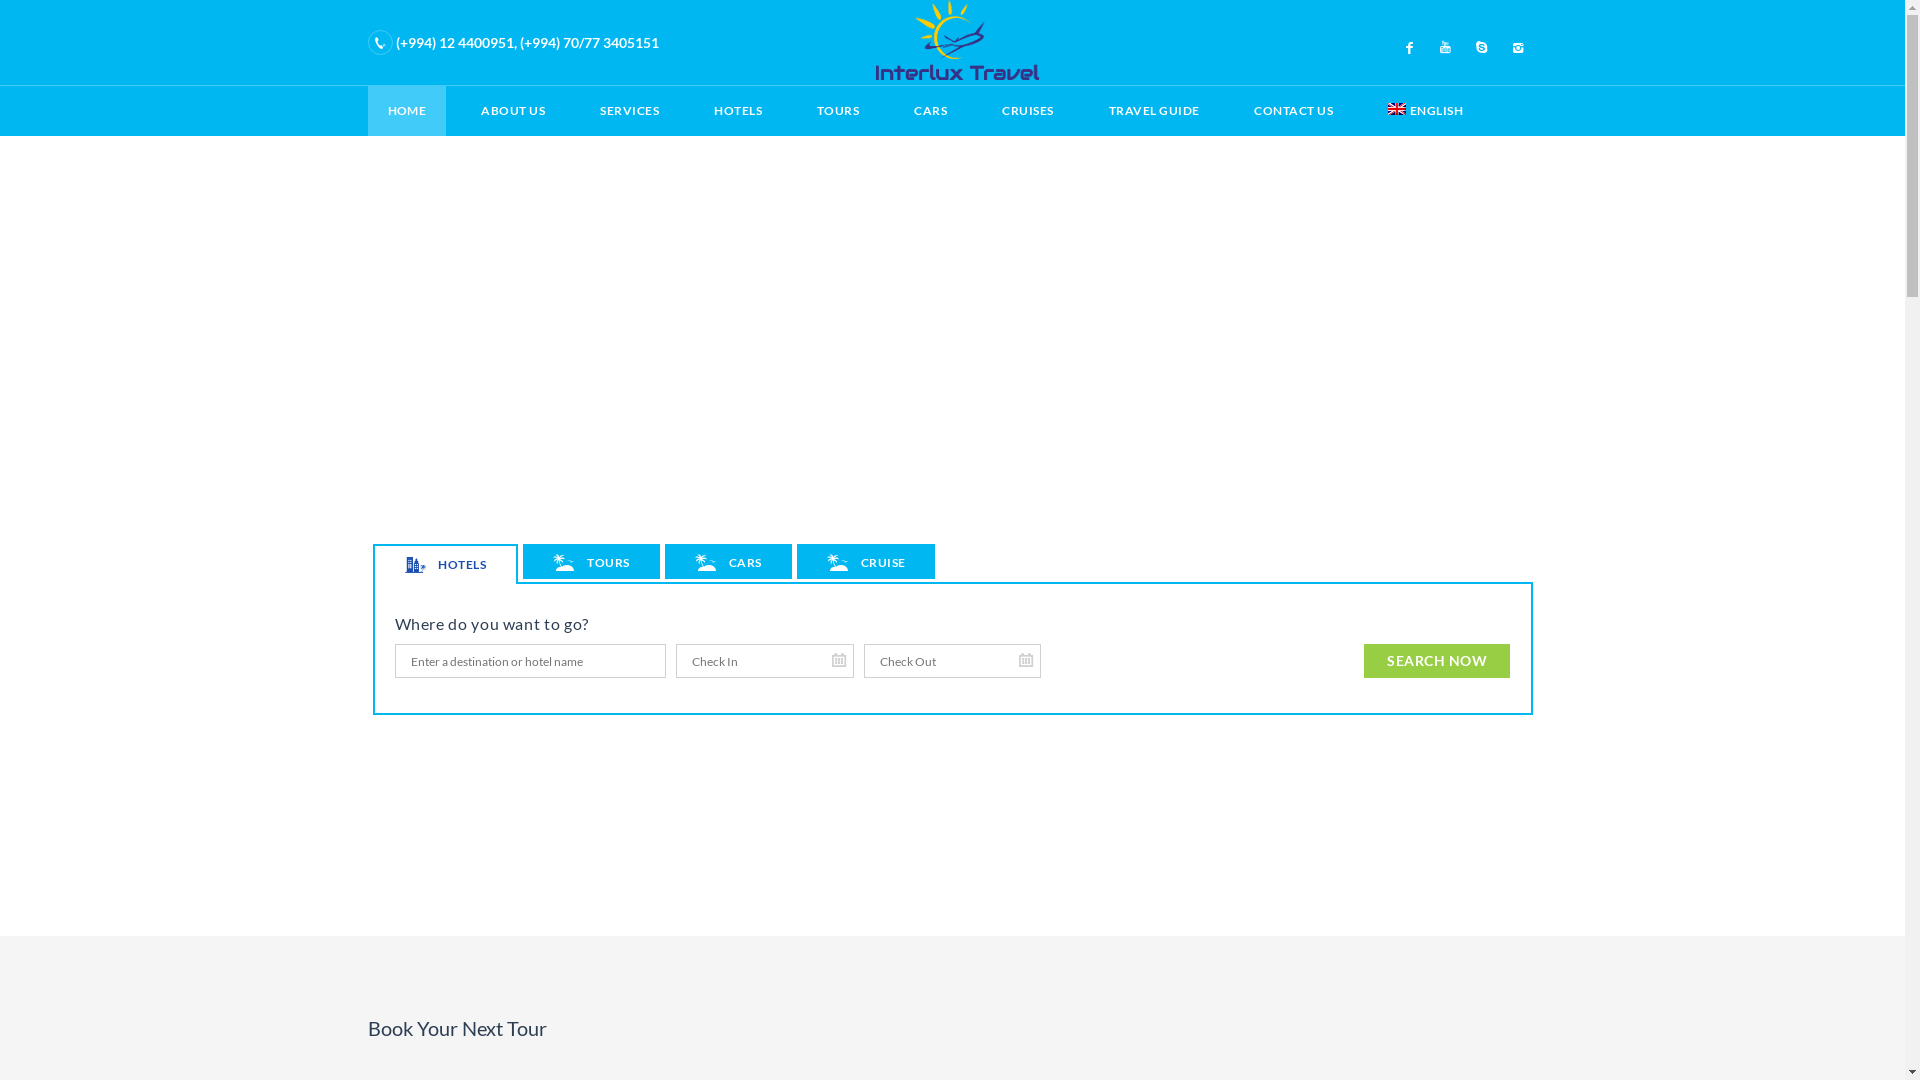  Describe the element at coordinates (1362, 660) in the screenshot. I see `'SEARCH NOW'` at that location.